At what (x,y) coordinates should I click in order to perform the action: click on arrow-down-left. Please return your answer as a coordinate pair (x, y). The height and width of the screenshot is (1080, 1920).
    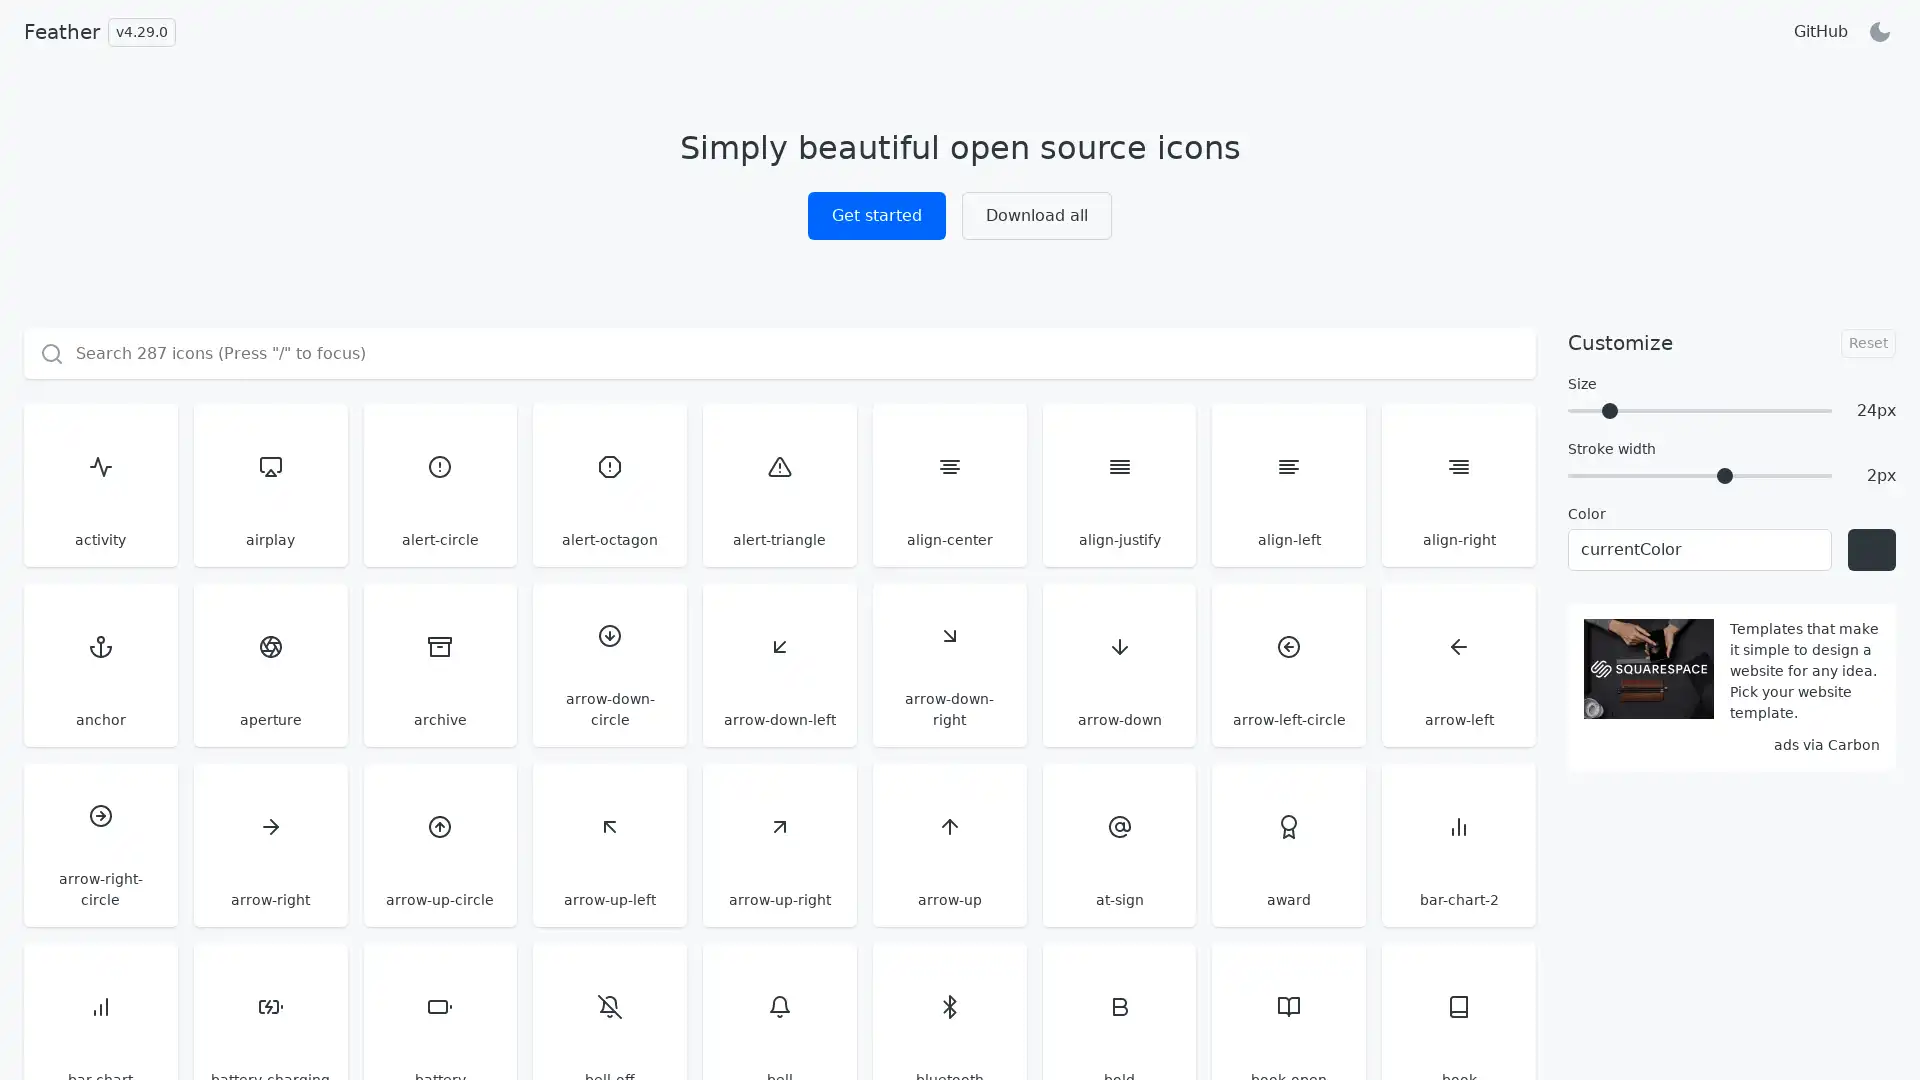
    Looking at the image, I should click on (778, 664).